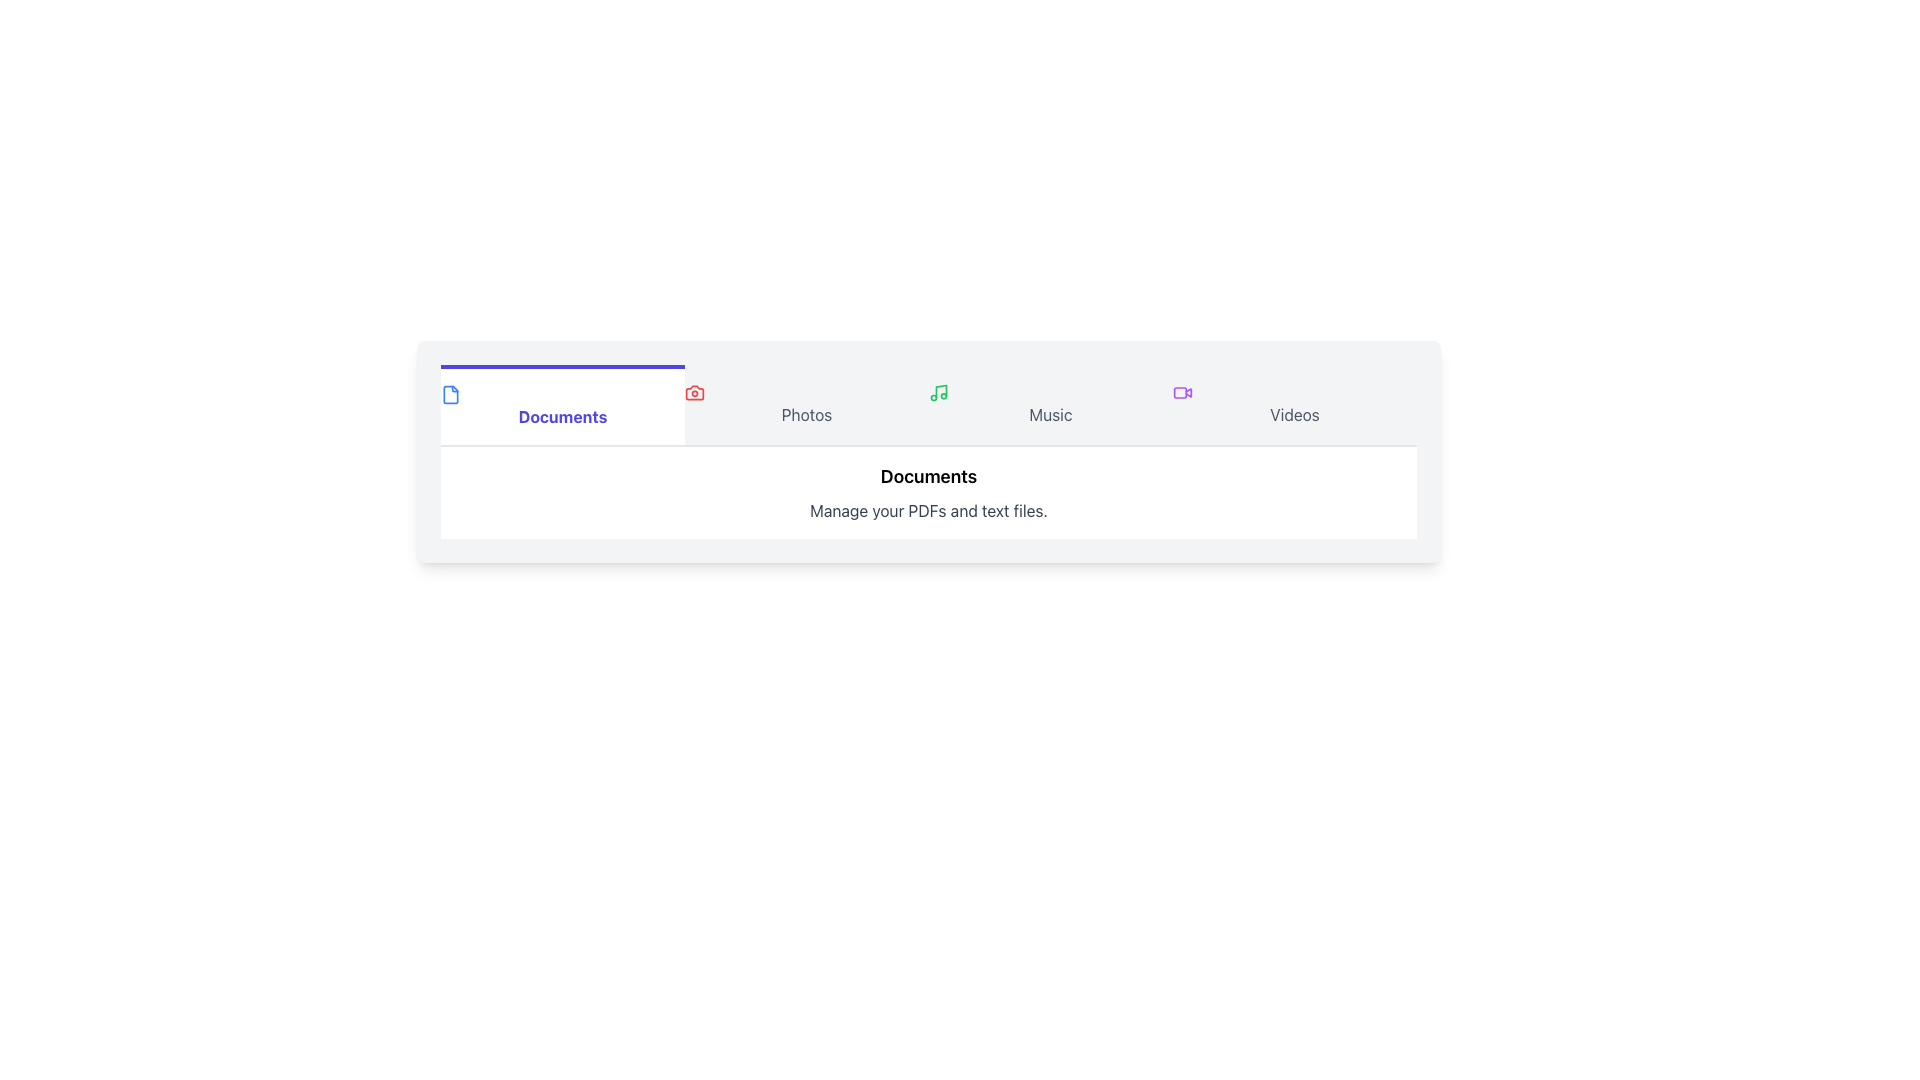 The width and height of the screenshot is (1920, 1080). What do you see at coordinates (1050, 414) in the screenshot?
I see `the text label displaying 'Music' in the upper-central portion of the interface, located within the navigation bar` at bounding box center [1050, 414].